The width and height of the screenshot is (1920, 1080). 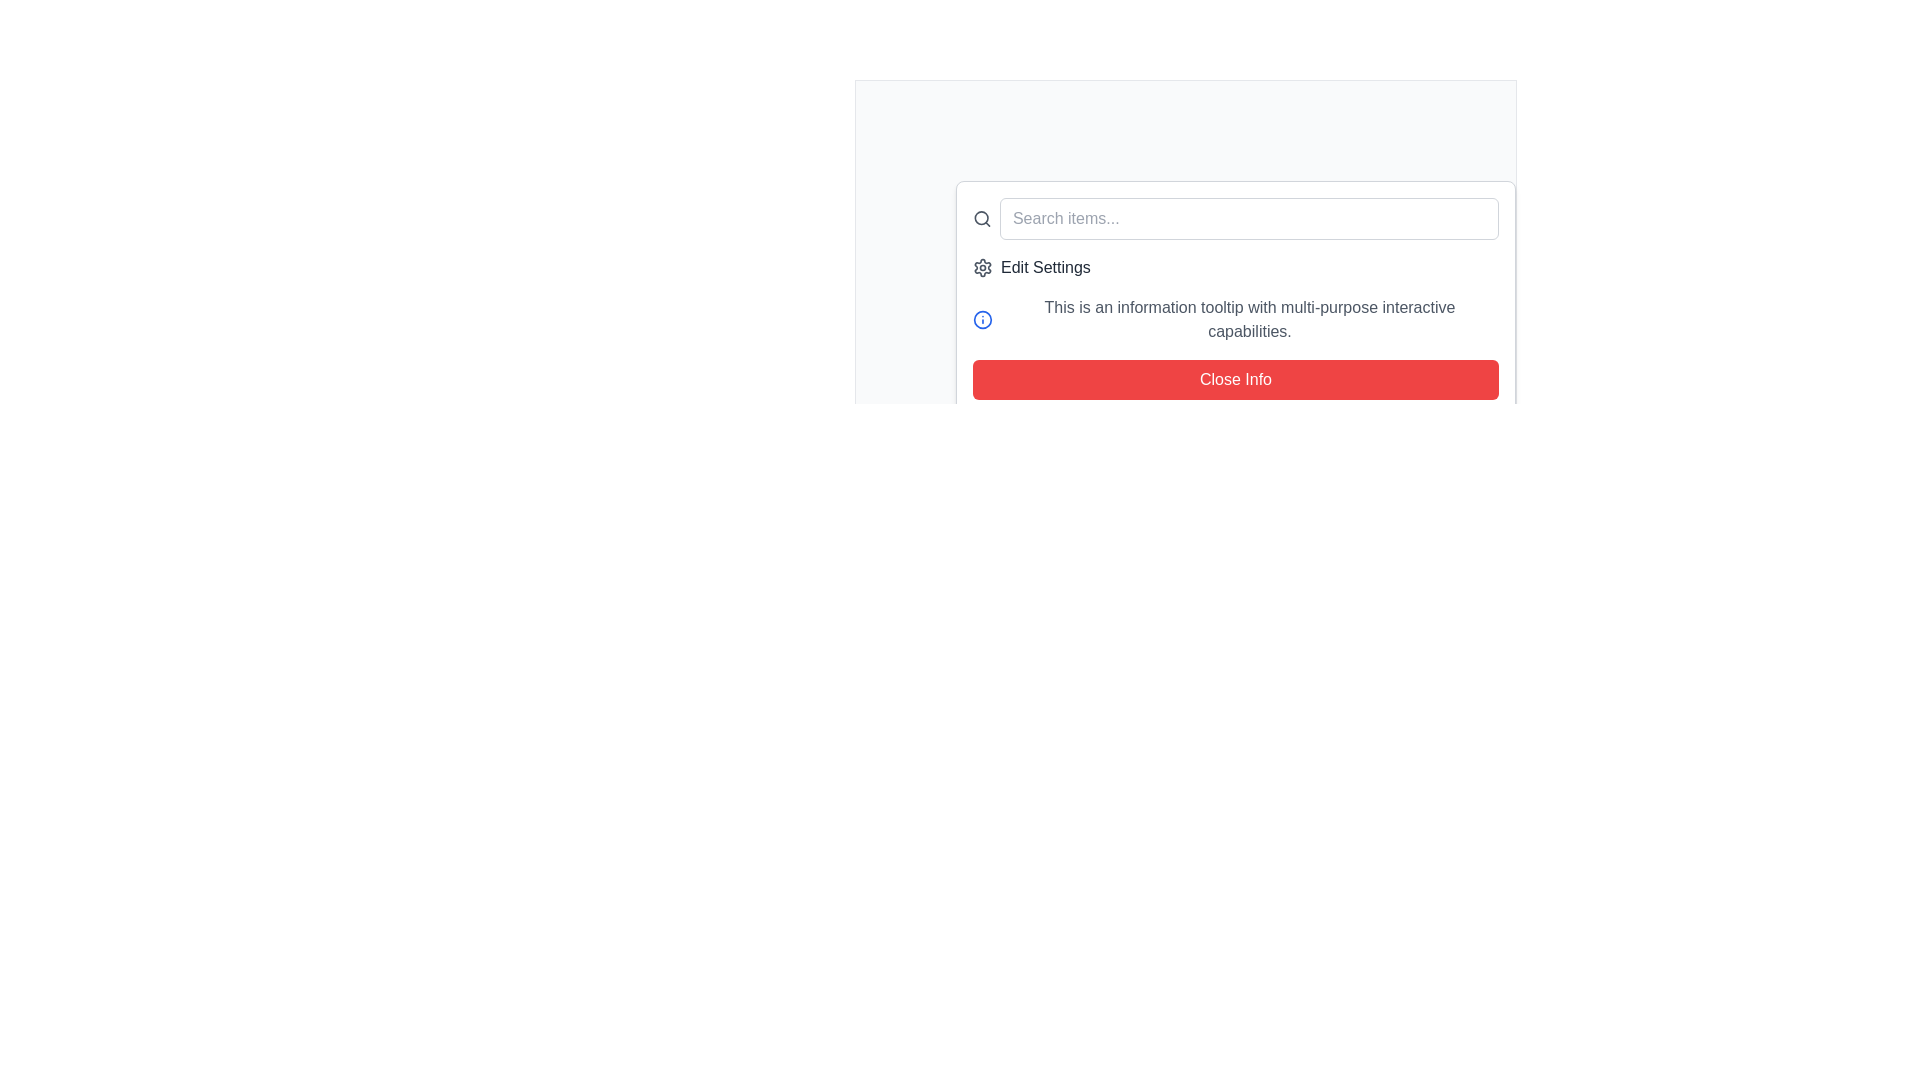 I want to click on the outer circle of the information icon, which serves as a visual indicator in the tooltip section, so click(x=983, y=319).